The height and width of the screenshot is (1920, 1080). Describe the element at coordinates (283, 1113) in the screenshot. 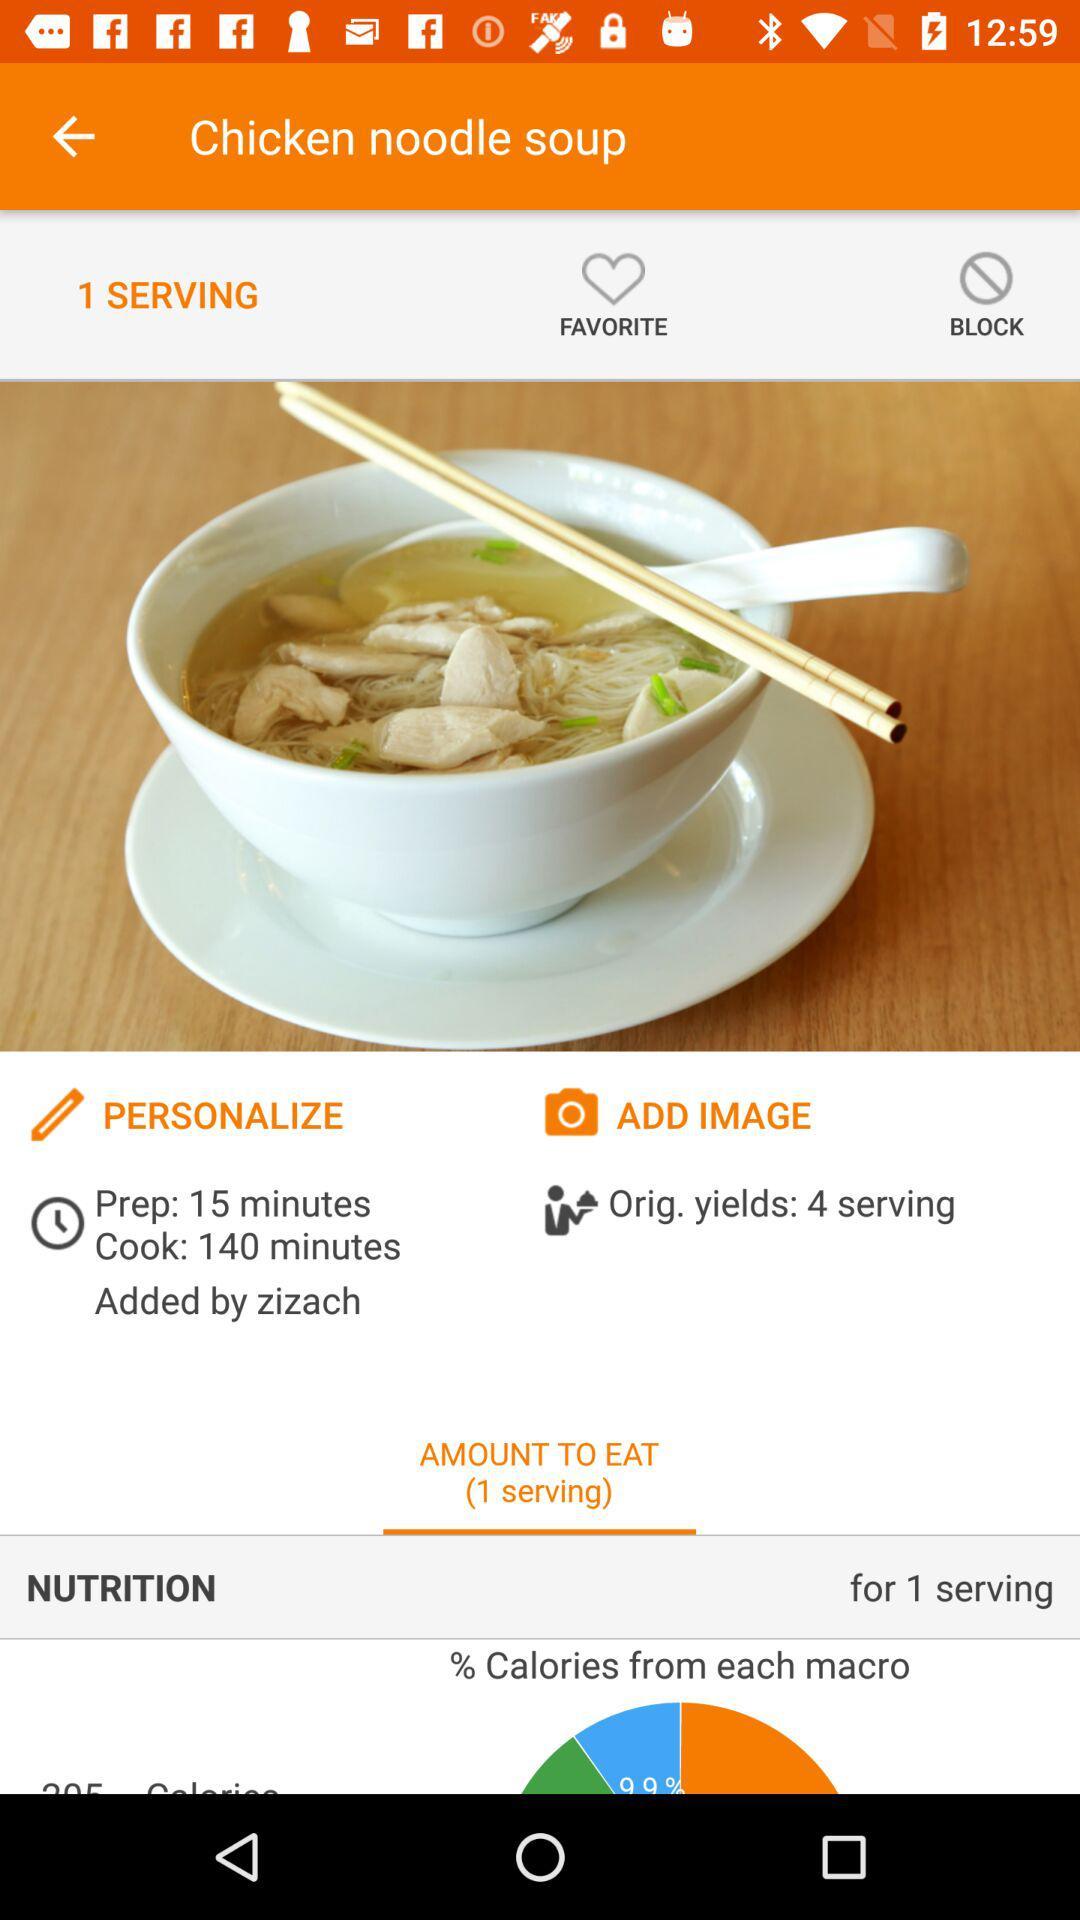

I see `the item above prep 15 minutes item` at that location.